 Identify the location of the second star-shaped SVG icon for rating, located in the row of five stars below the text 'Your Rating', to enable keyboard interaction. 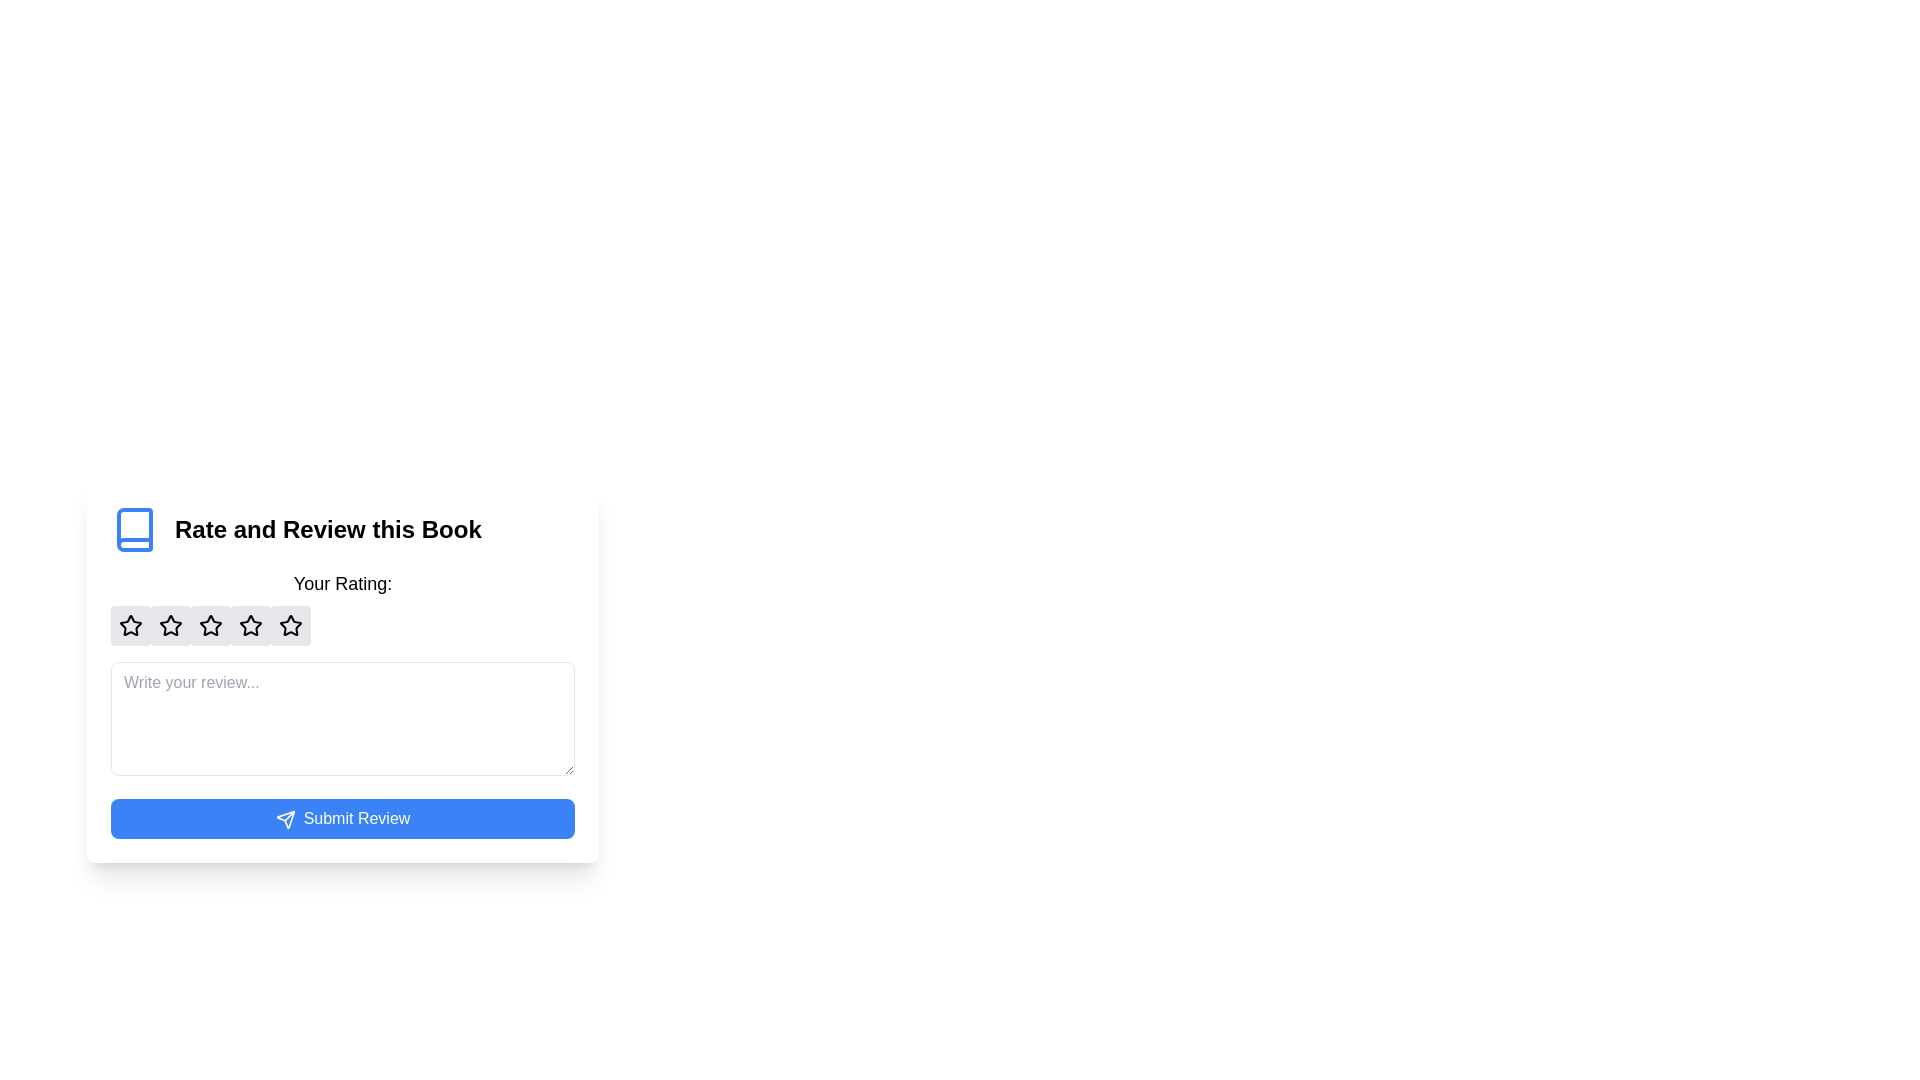
(249, 624).